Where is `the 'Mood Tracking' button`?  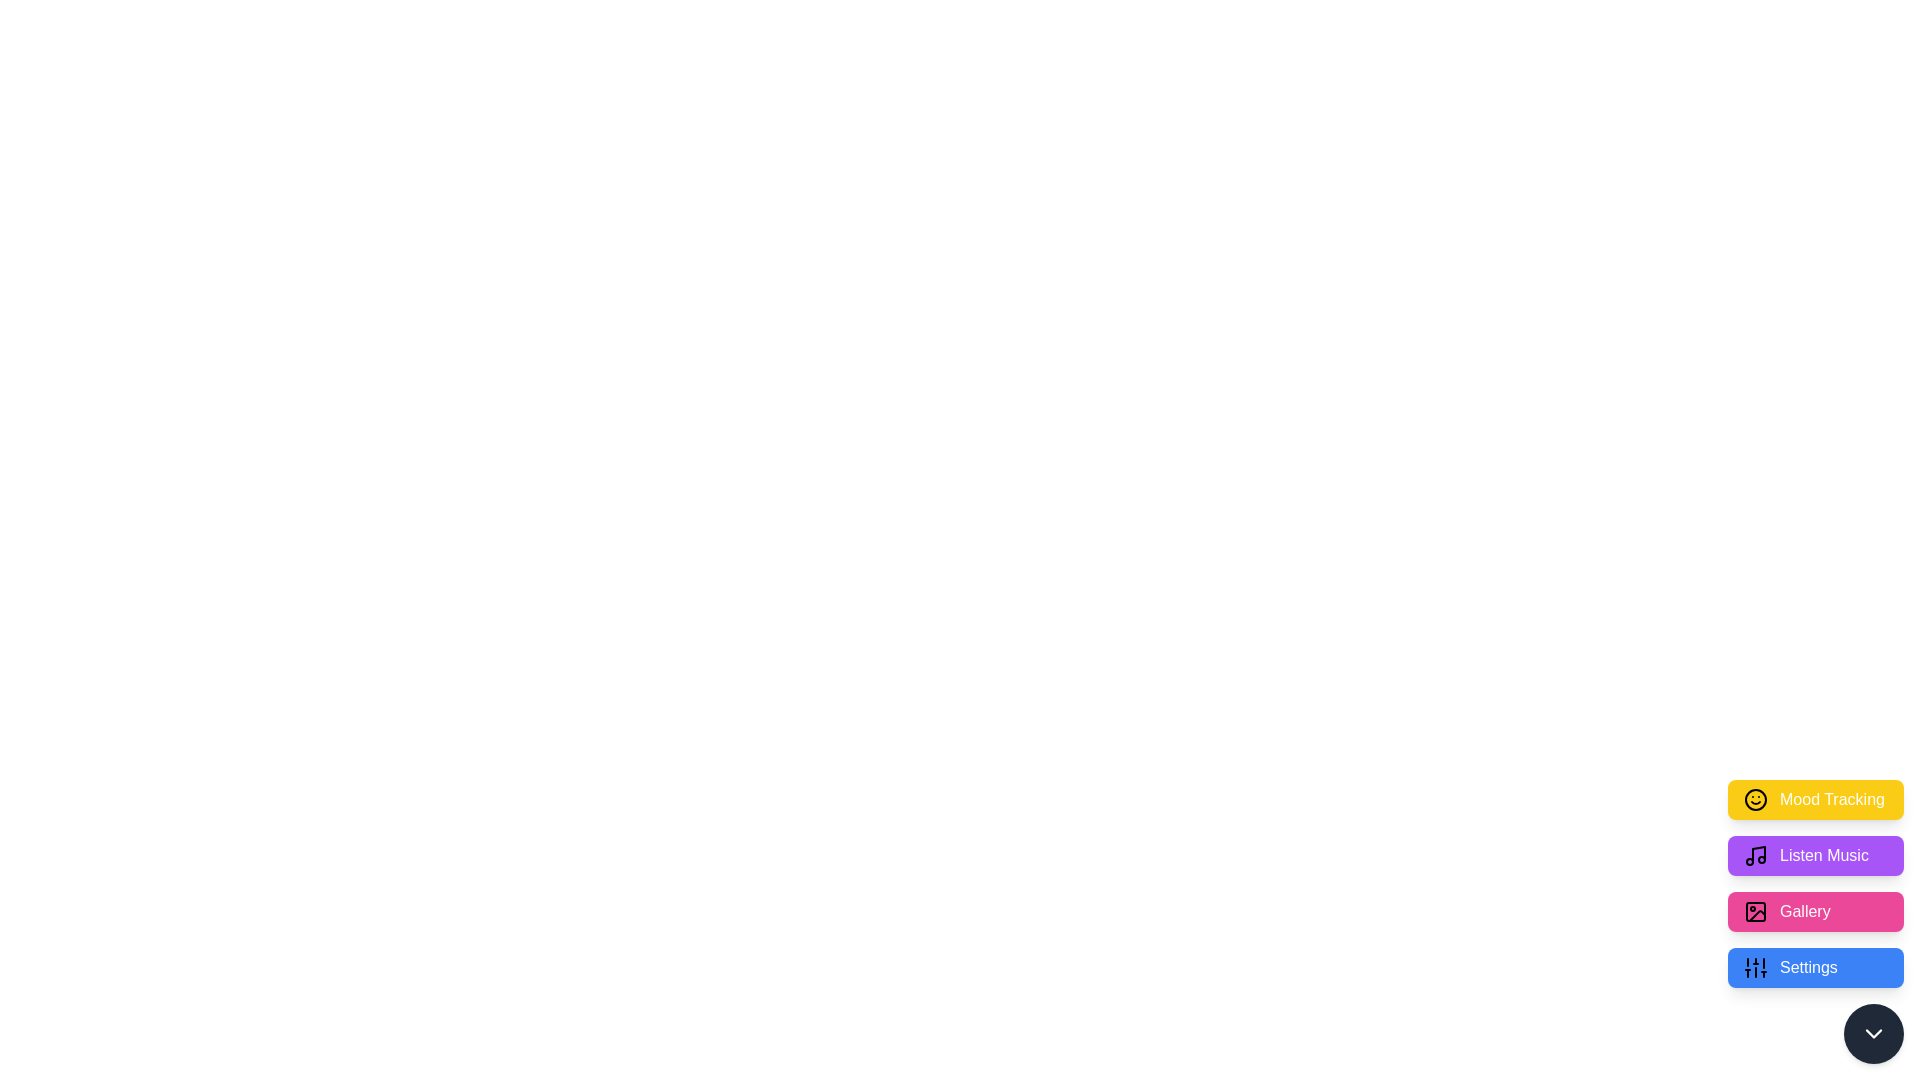
the 'Mood Tracking' button is located at coordinates (1815, 798).